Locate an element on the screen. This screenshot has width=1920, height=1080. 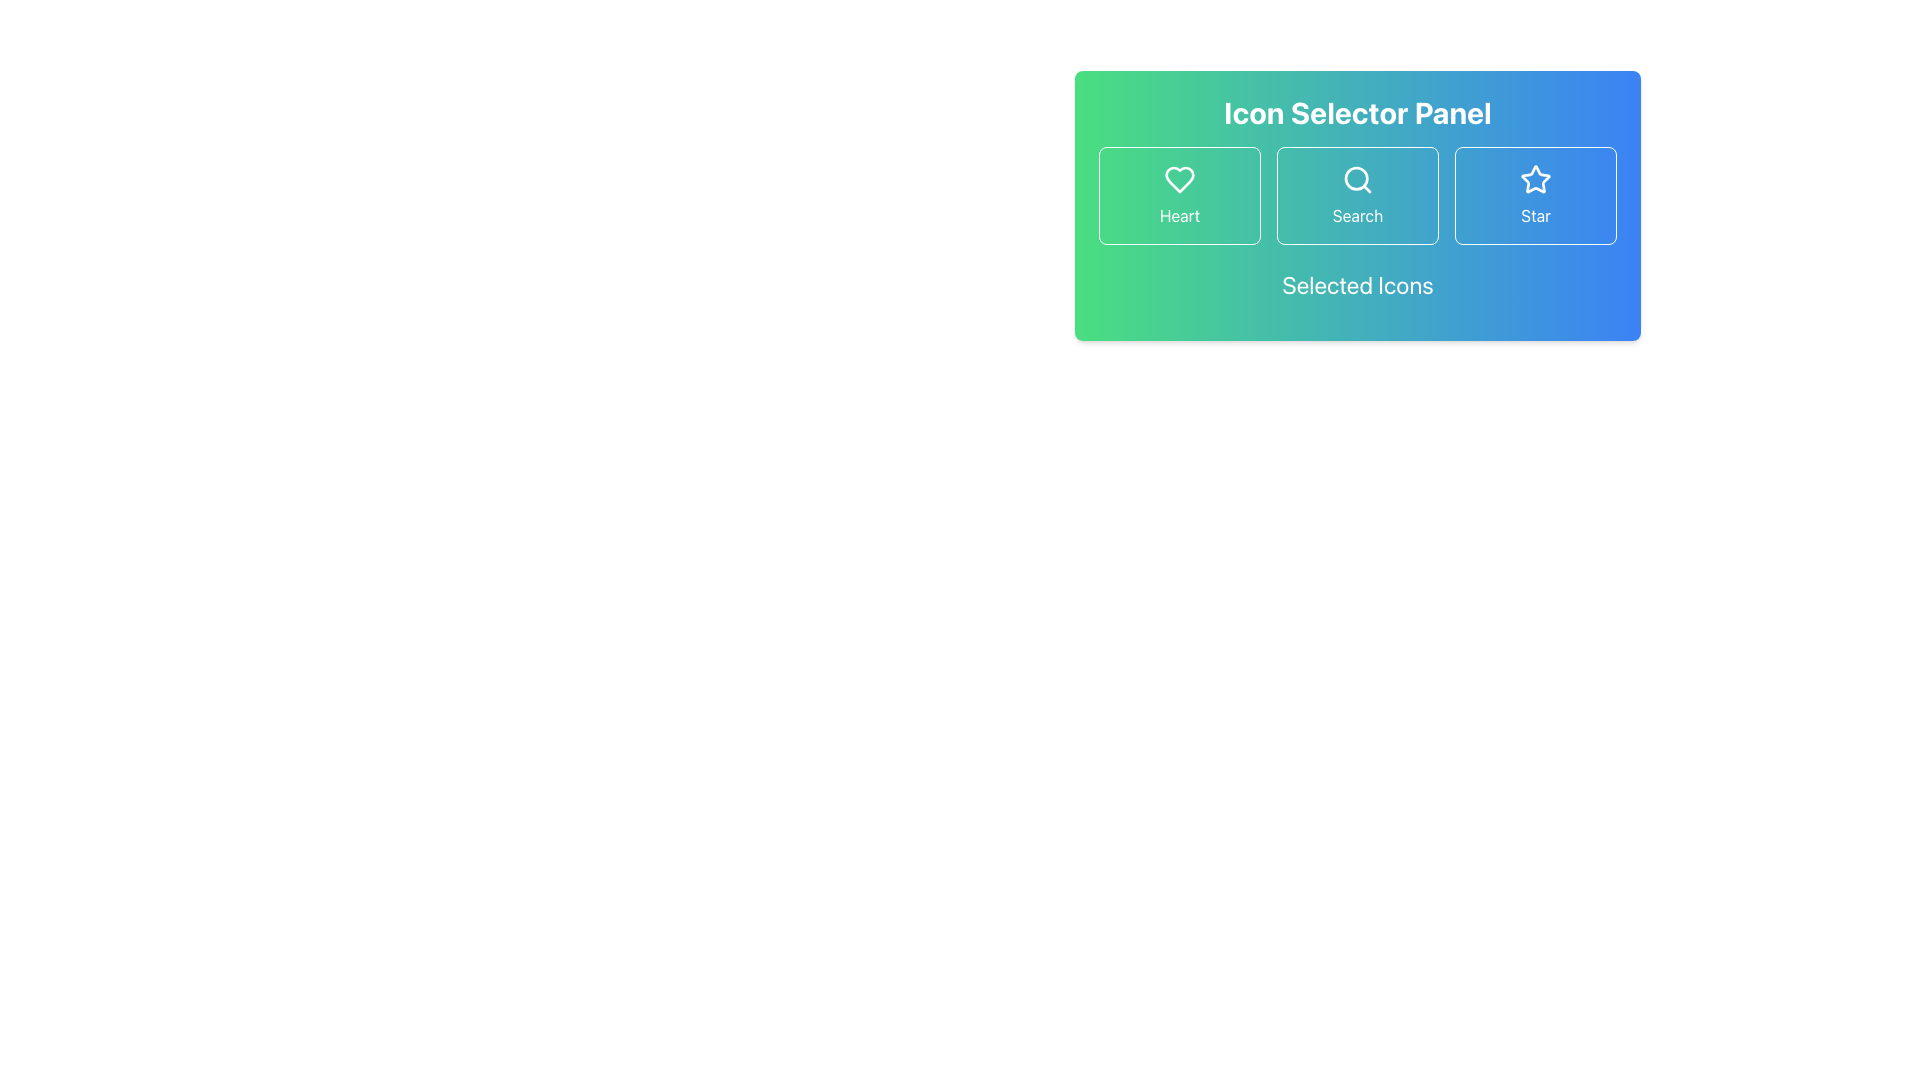
the first button labeled 'Heart' which has a hollow heart icon and is positioned to the left of the 'Search' and 'Star' buttons is located at coordinates (1180, 196).